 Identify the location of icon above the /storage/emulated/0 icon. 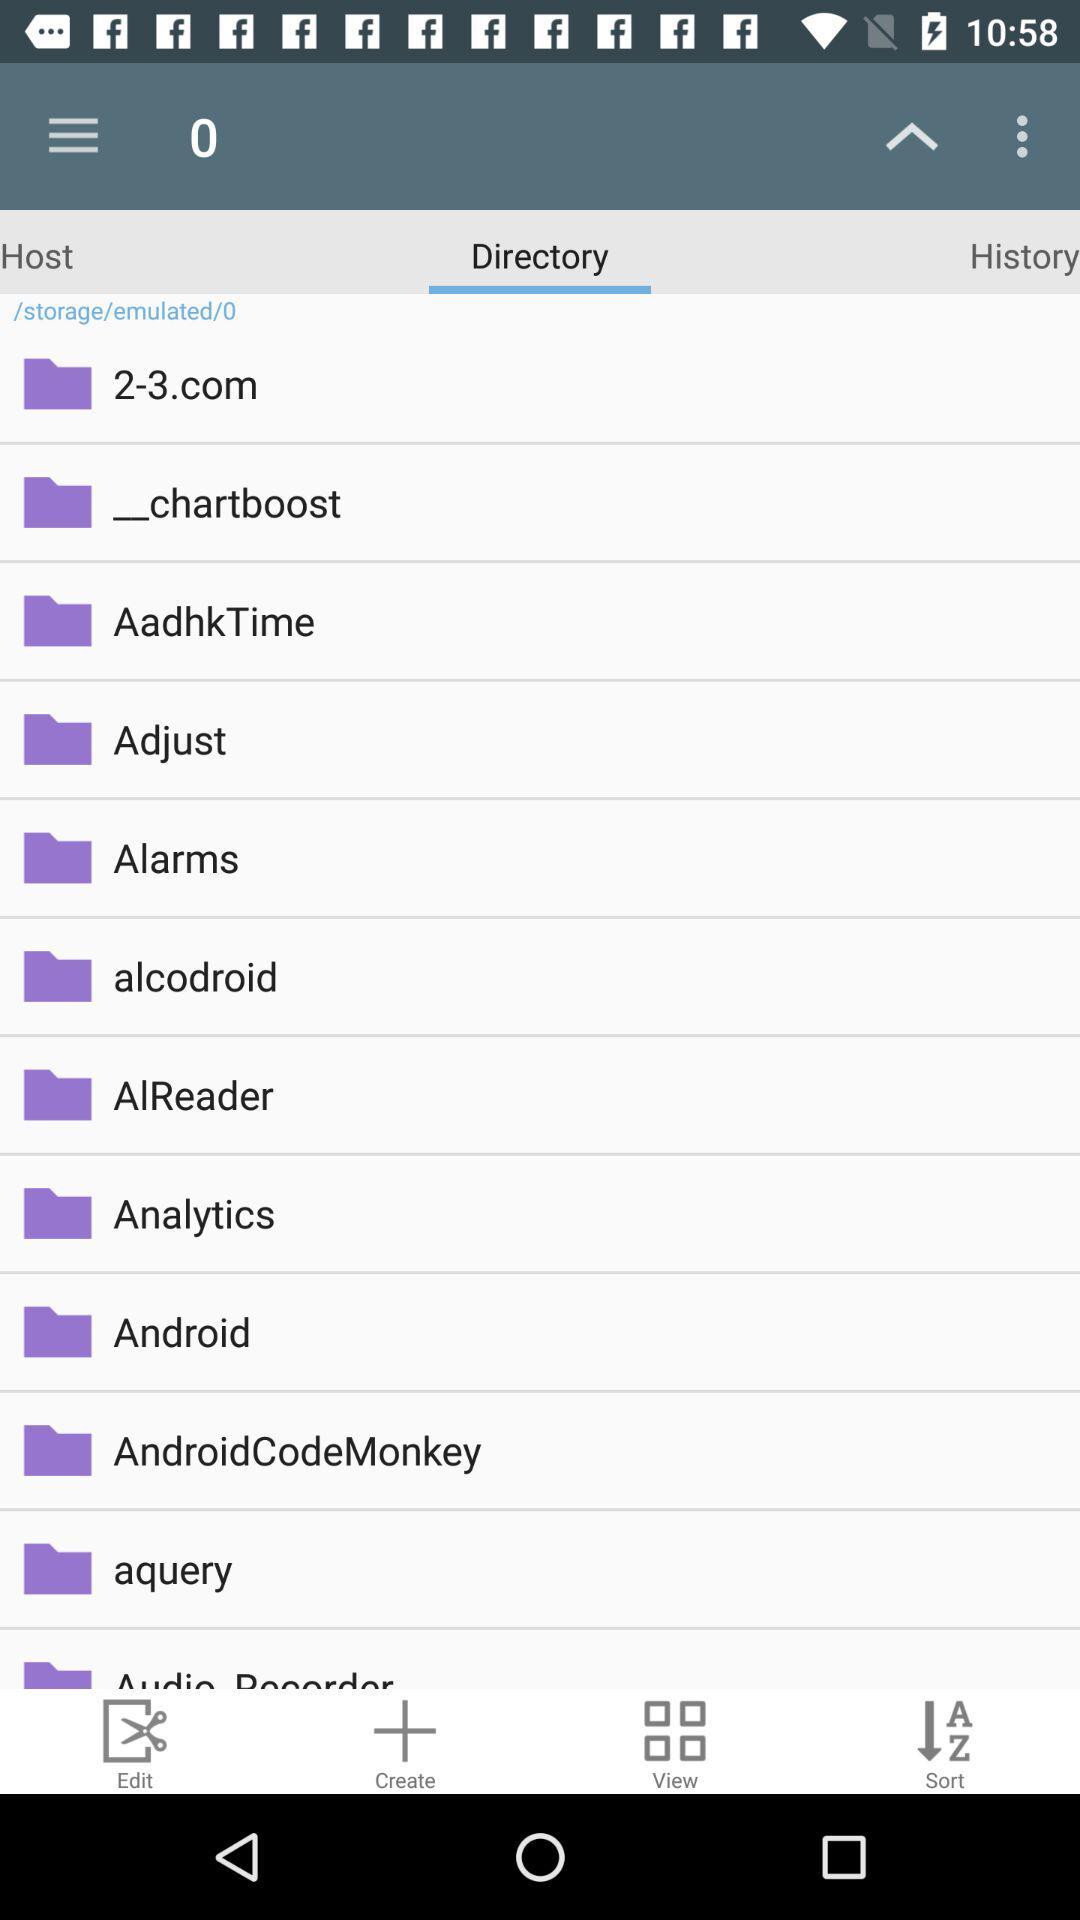
(1024, 253).